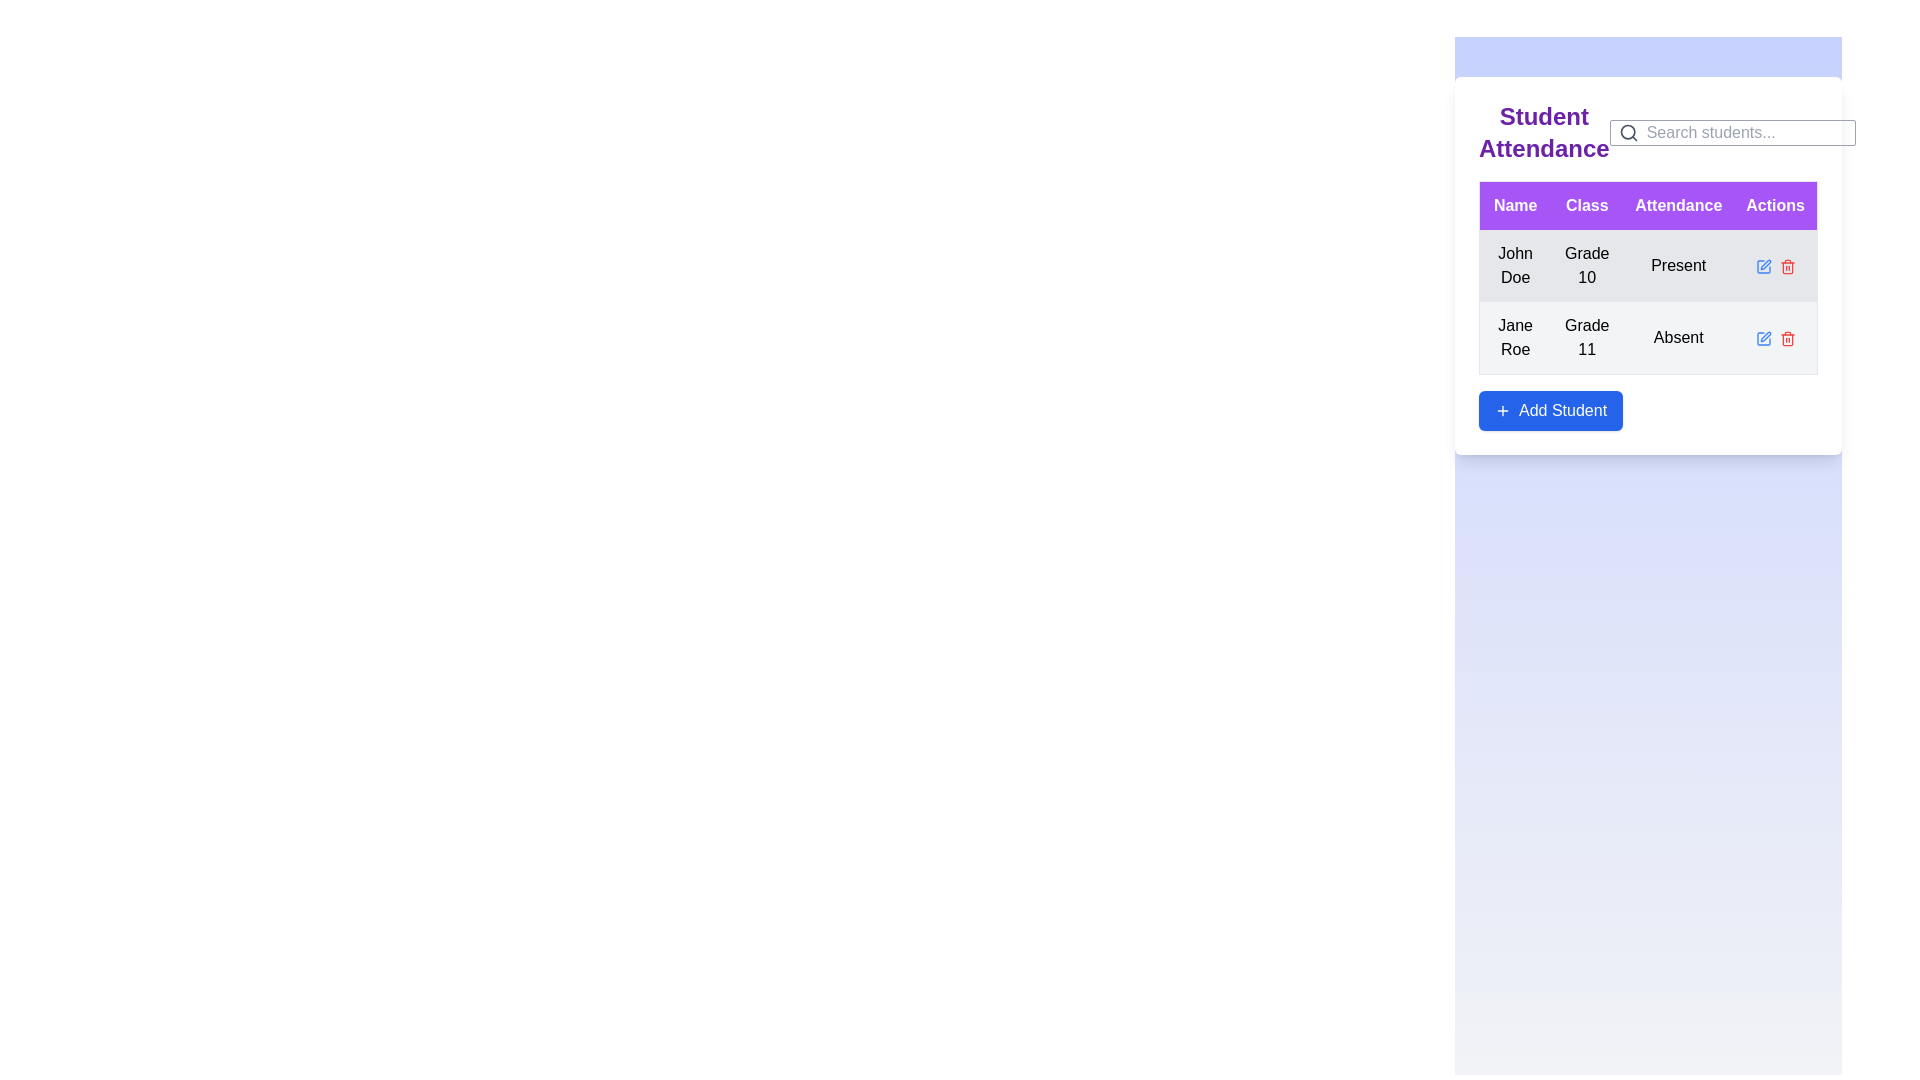 This screenshot has width=1920, height=1080. What do you see at coordinates (1731, 132) in the screenshot?
I see `the search icon located to the right of the 'Student Attendance' text in the search bar` at bounding box center [1731, 132].